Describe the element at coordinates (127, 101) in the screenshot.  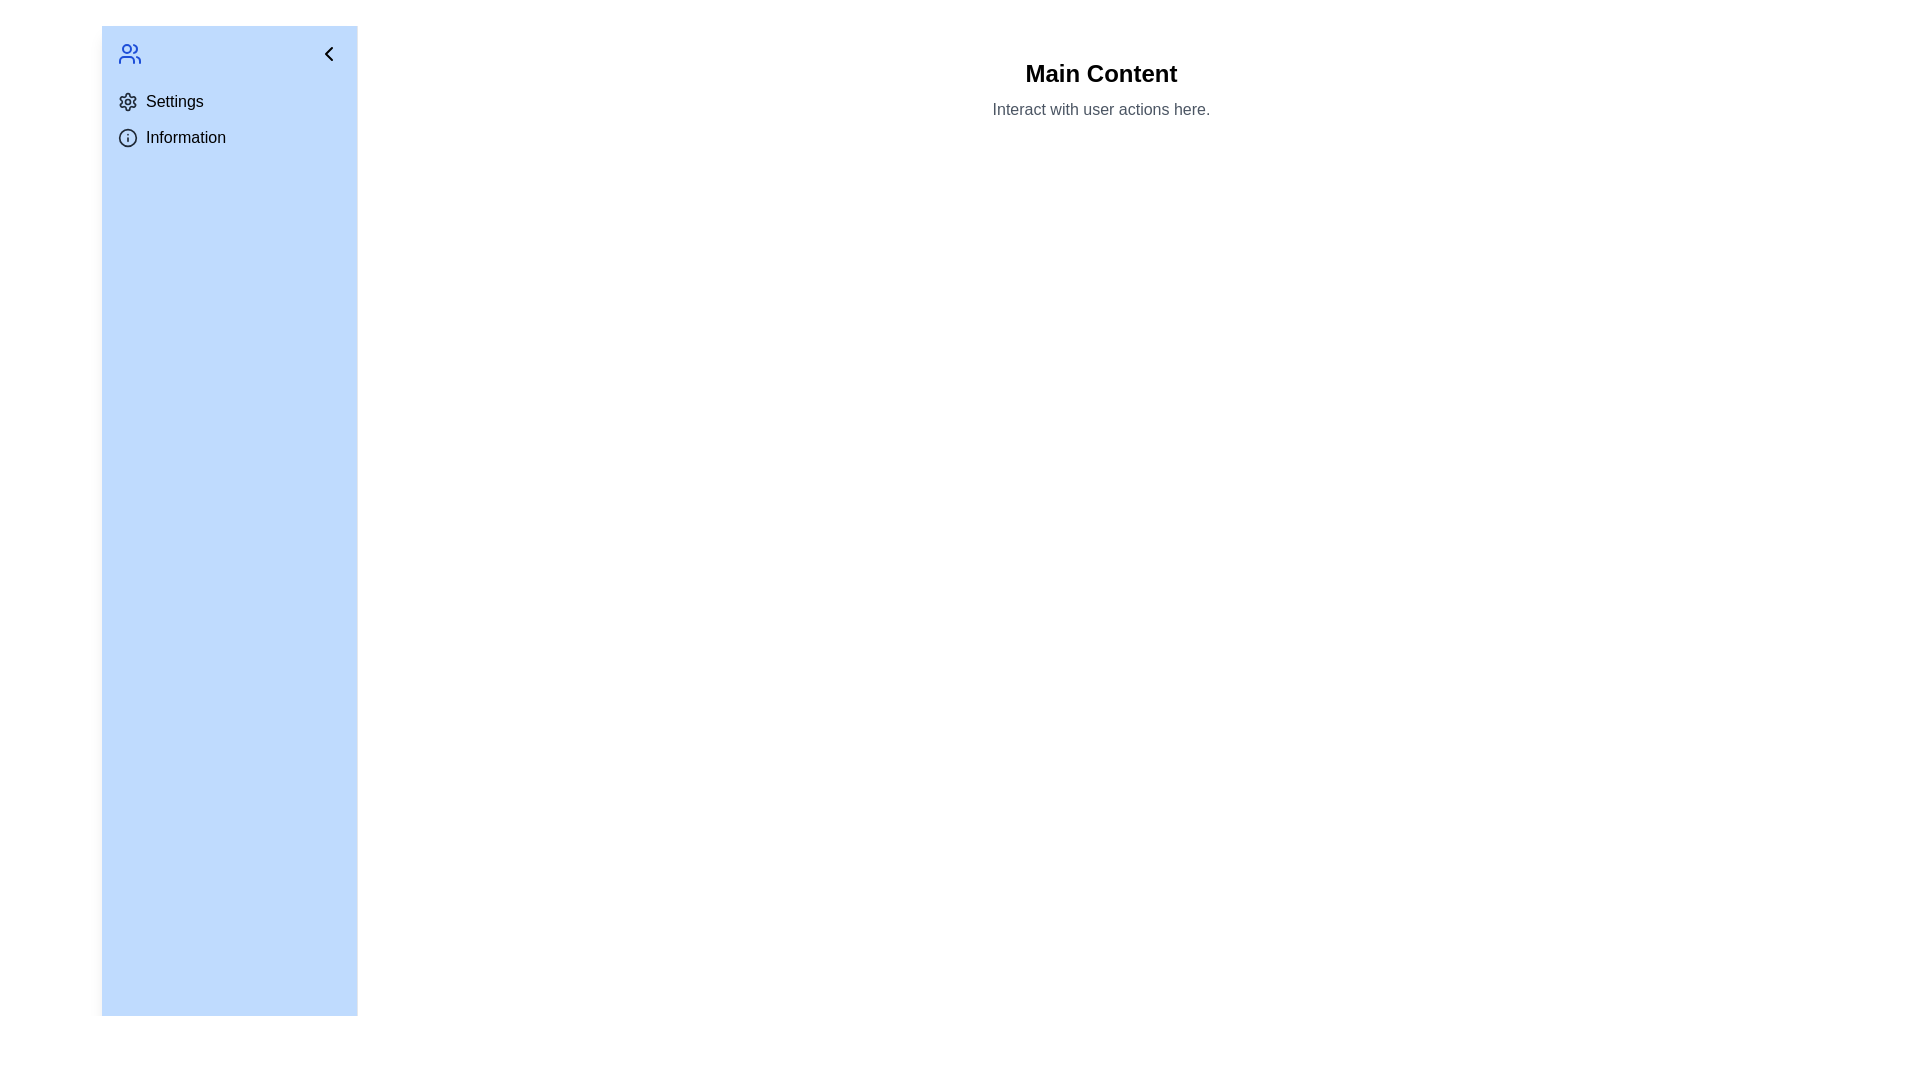
I see `the settings icon, which is depicted as a cogwheel or gear in dark gray, located at the start of the 'Settings' text item in the vertical navigation menu` at that location.